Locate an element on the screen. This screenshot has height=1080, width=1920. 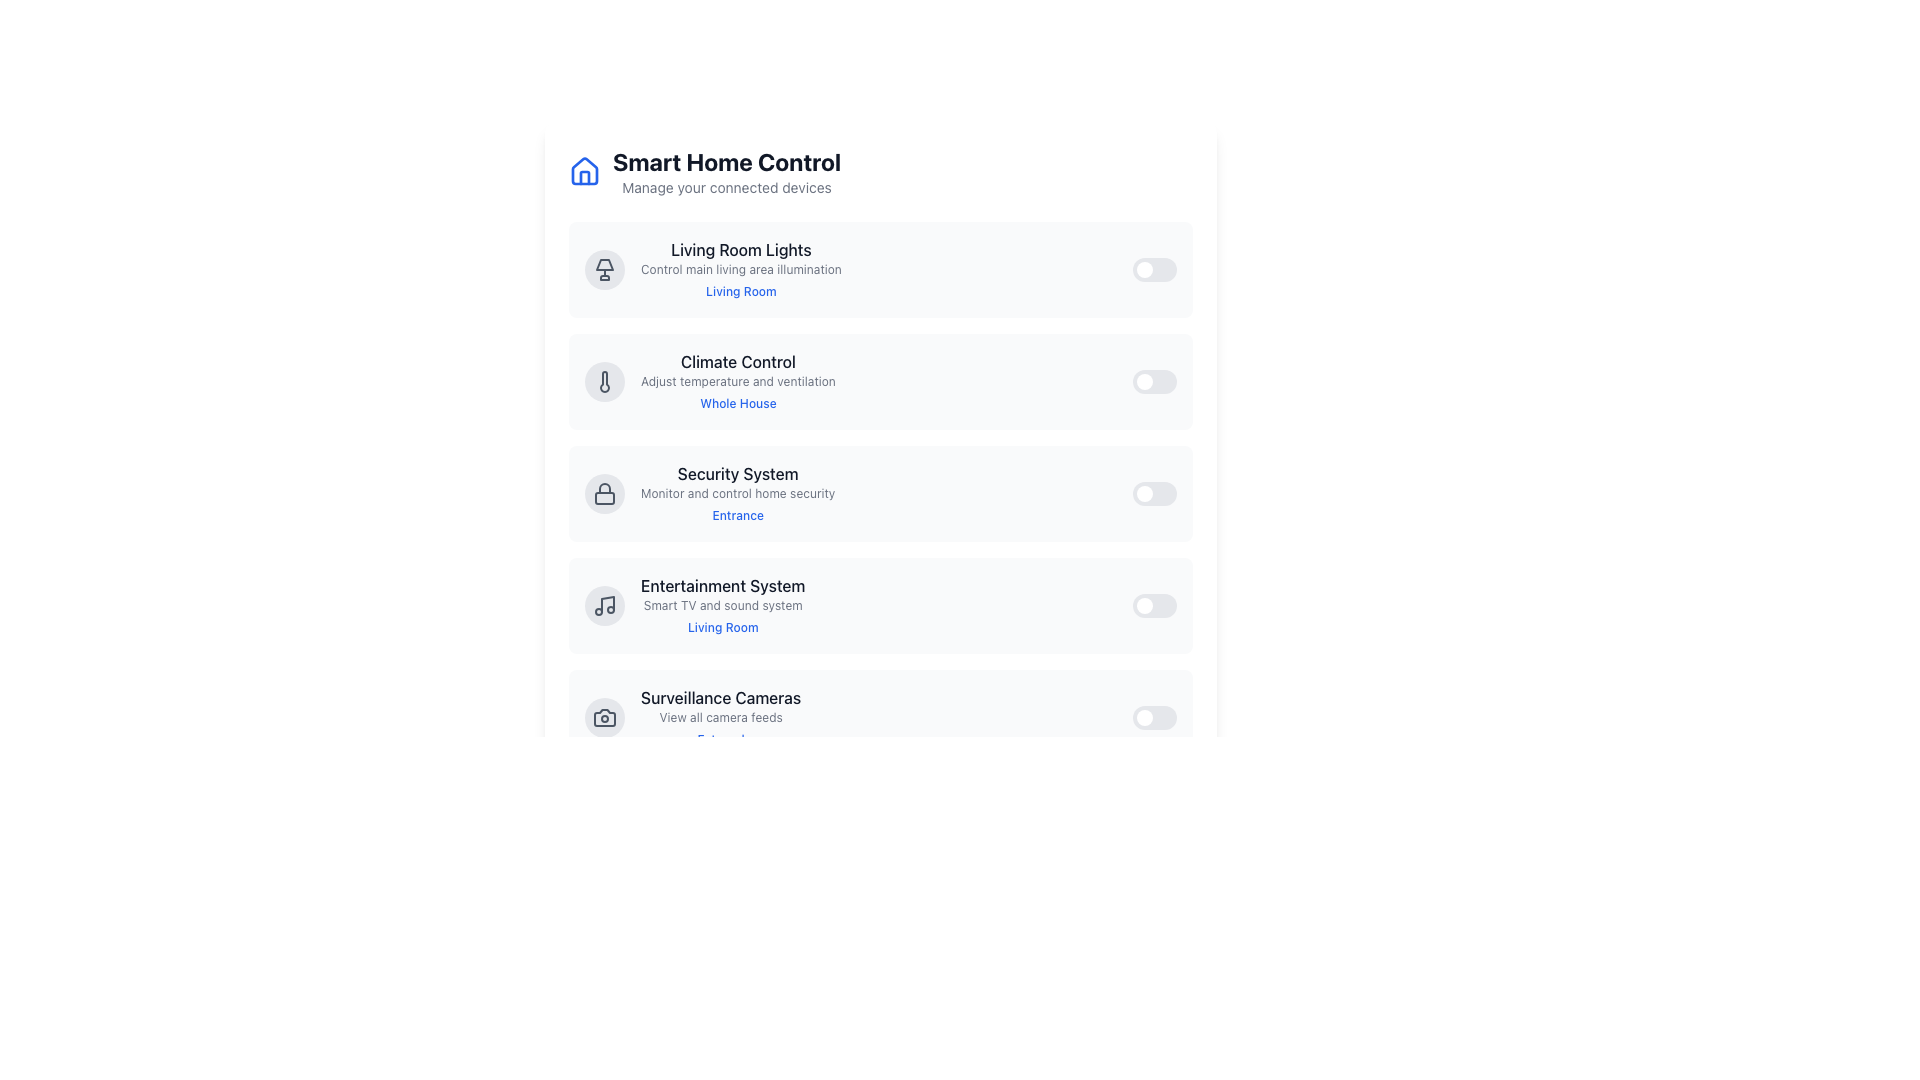
the toggle switch for 'Living Room Lights' located on the far-right end of the UI panel is located at coordinates (1155, 270).